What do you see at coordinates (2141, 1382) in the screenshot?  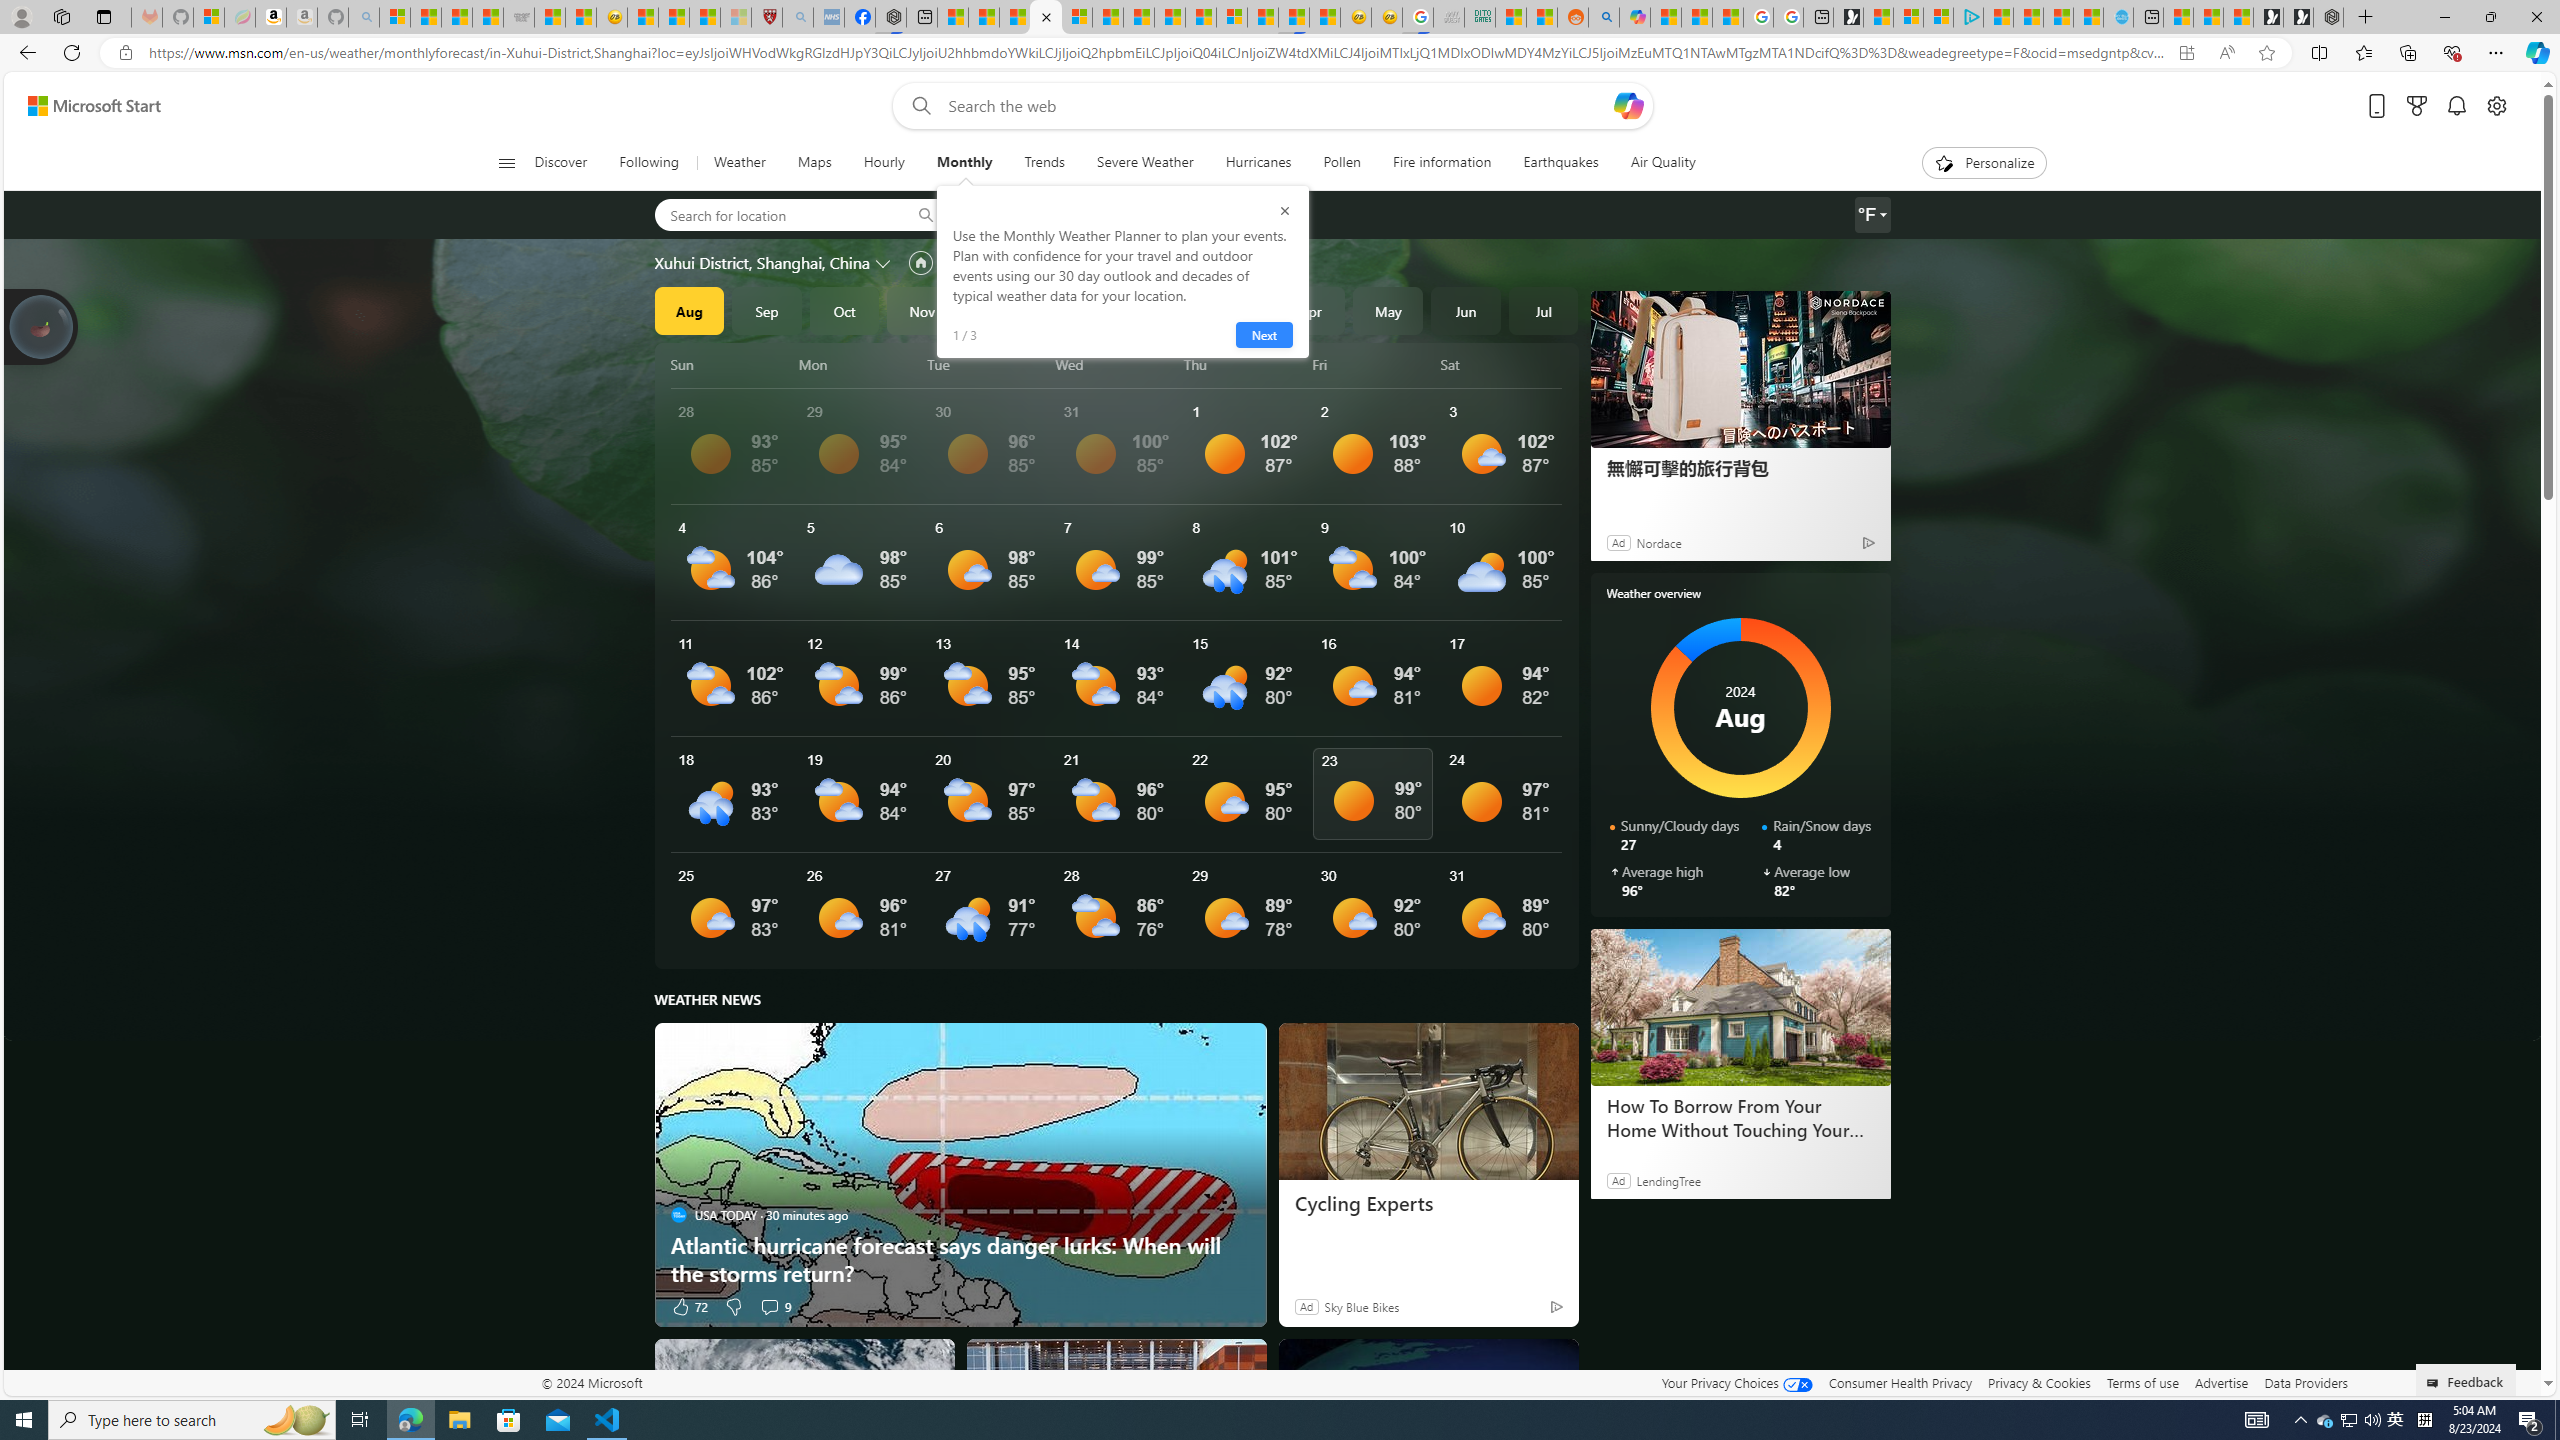 I see `'Terms of use'` at bounding box center [2141, 1382].